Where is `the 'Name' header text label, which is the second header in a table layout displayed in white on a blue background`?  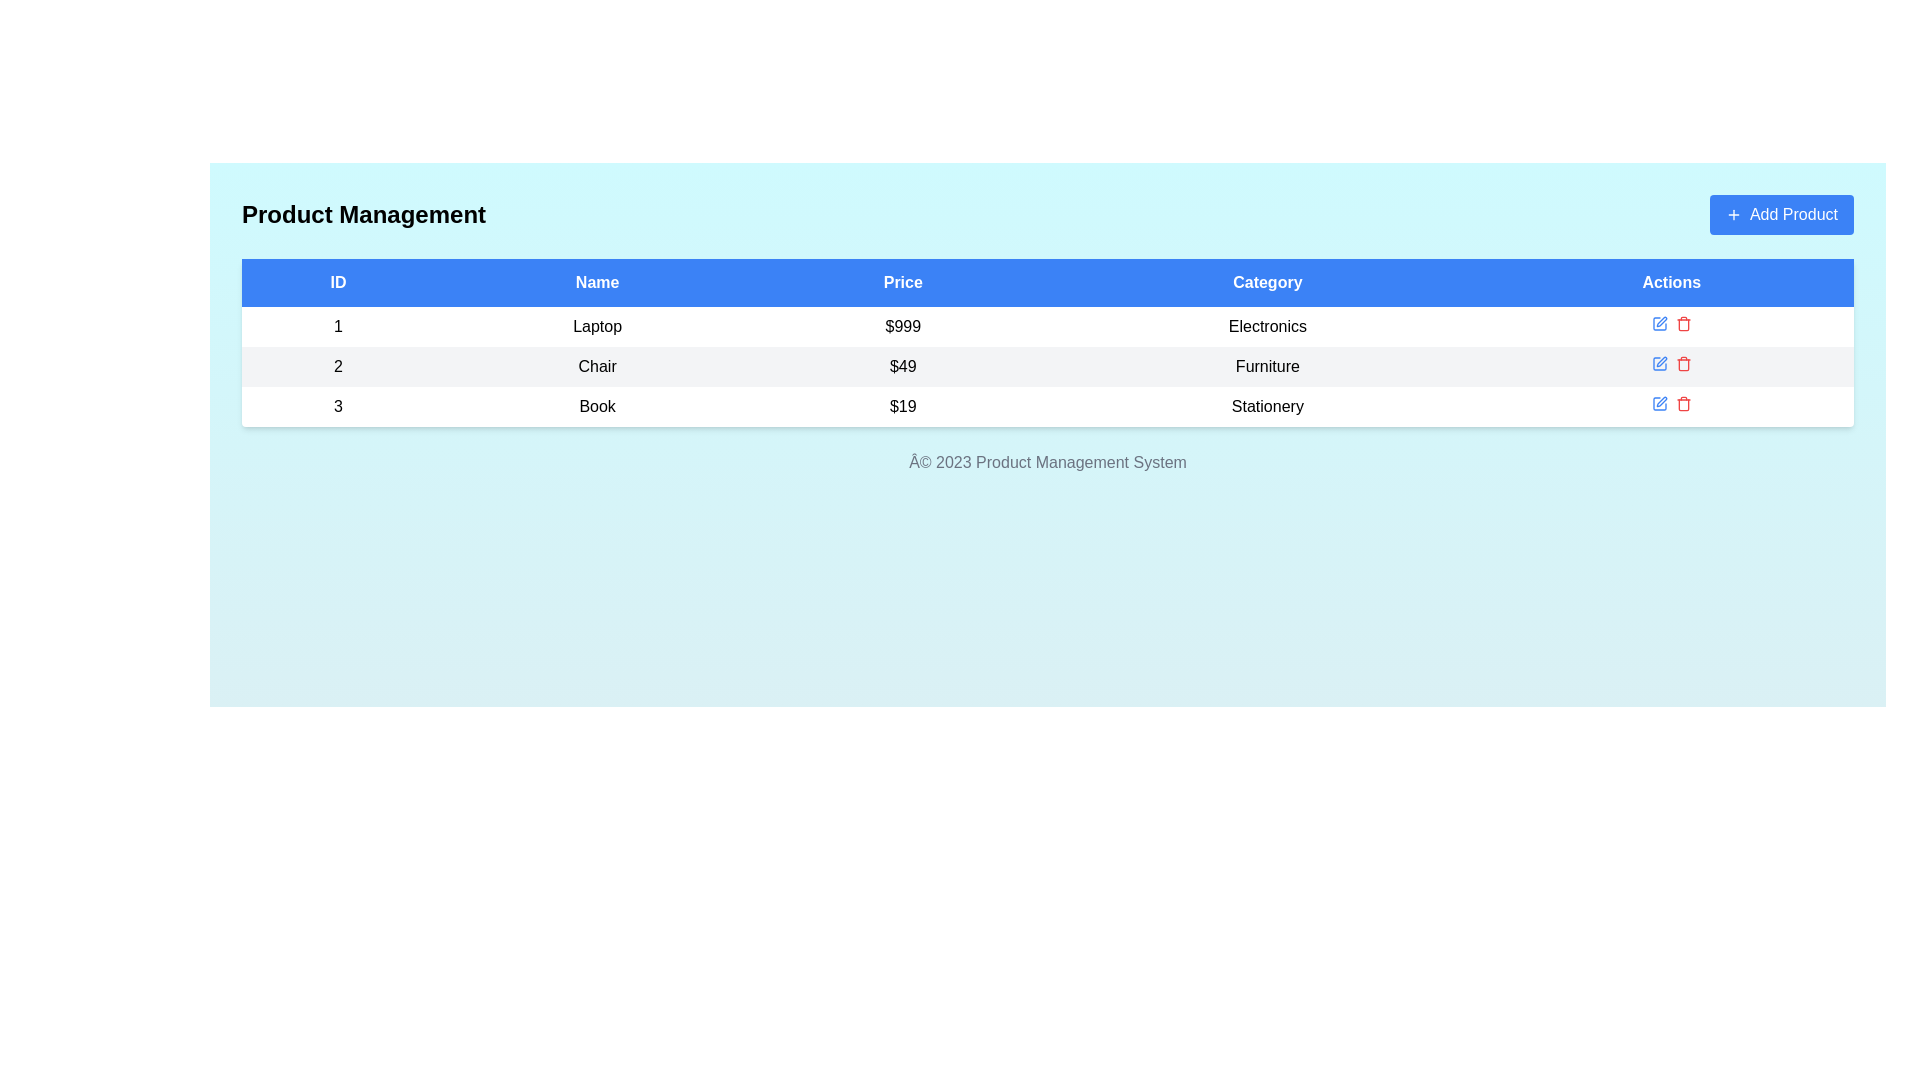 the 'Name' header text label, which is the second header in a table layout displayed in white on a blue background is located at coordinates (596, 282).